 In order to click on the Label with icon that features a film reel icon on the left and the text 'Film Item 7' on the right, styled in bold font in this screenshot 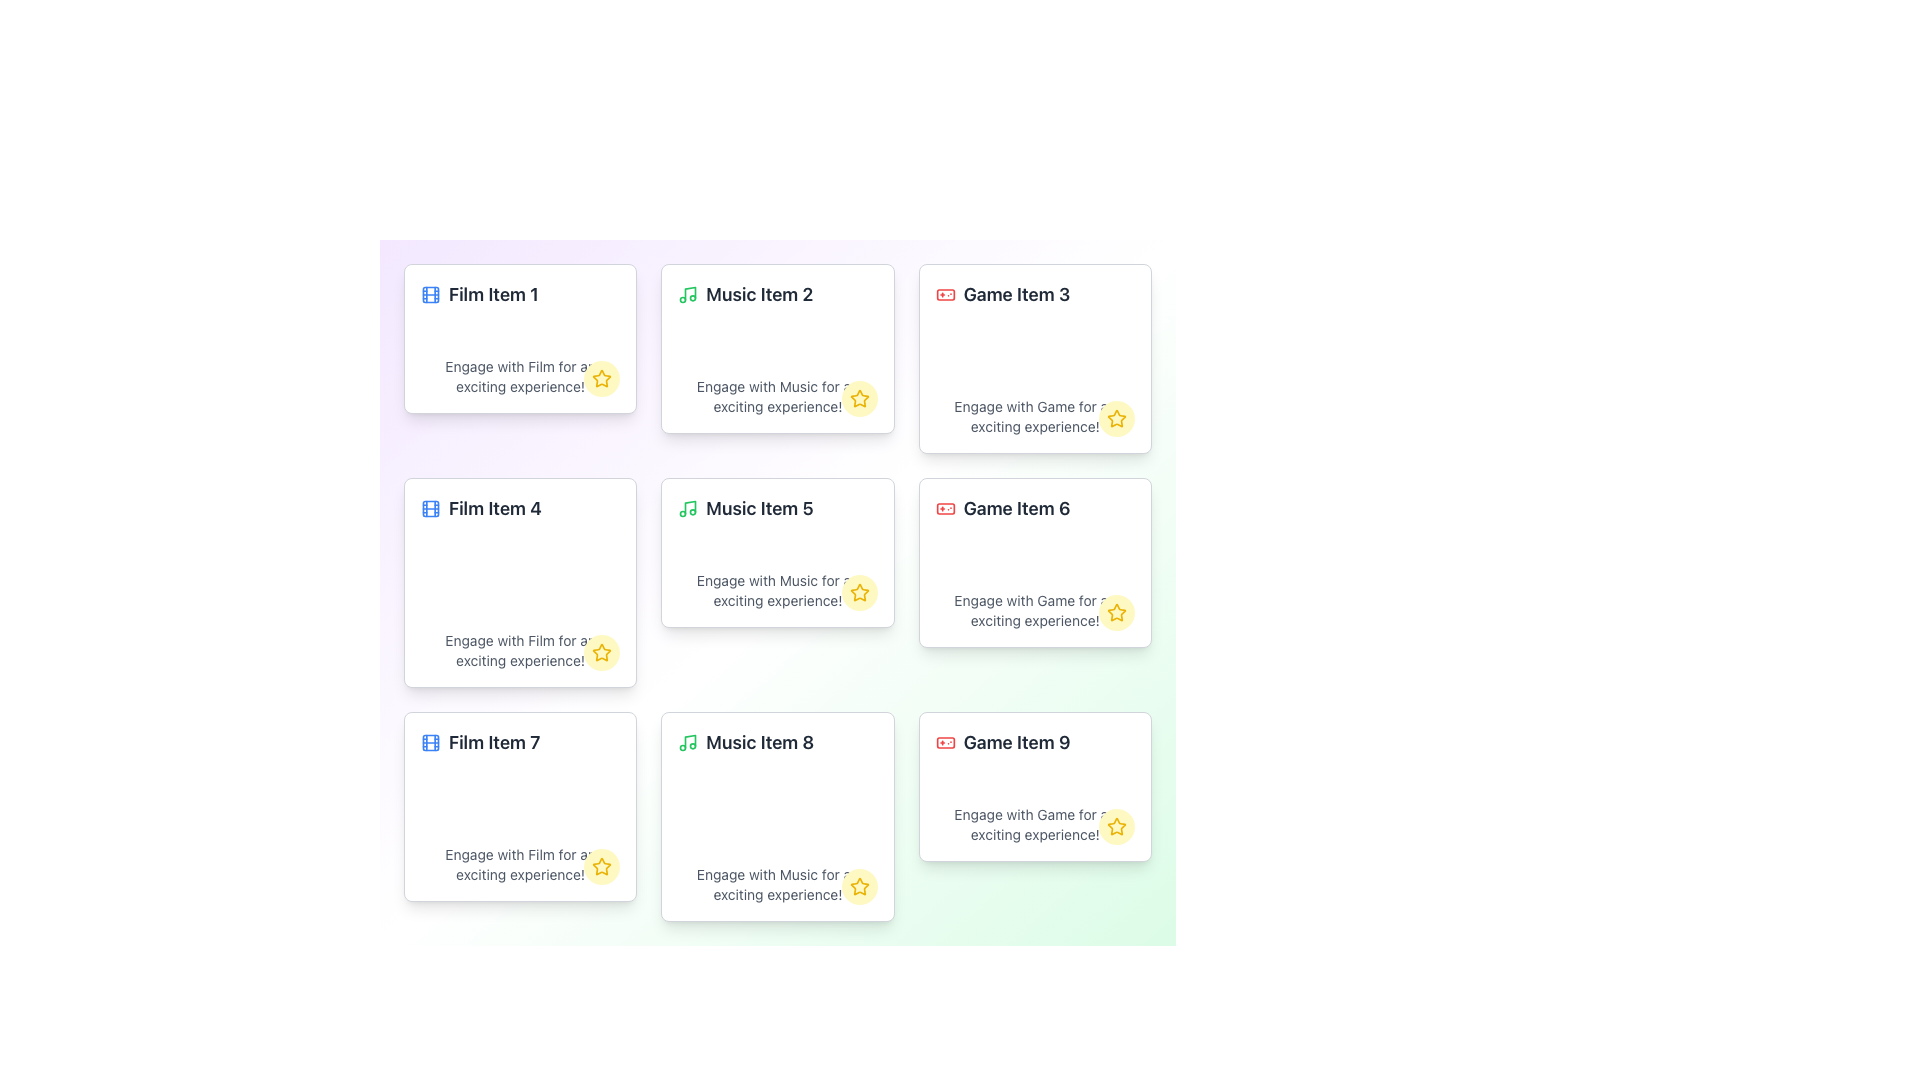, I will do `click(520, 743)`.